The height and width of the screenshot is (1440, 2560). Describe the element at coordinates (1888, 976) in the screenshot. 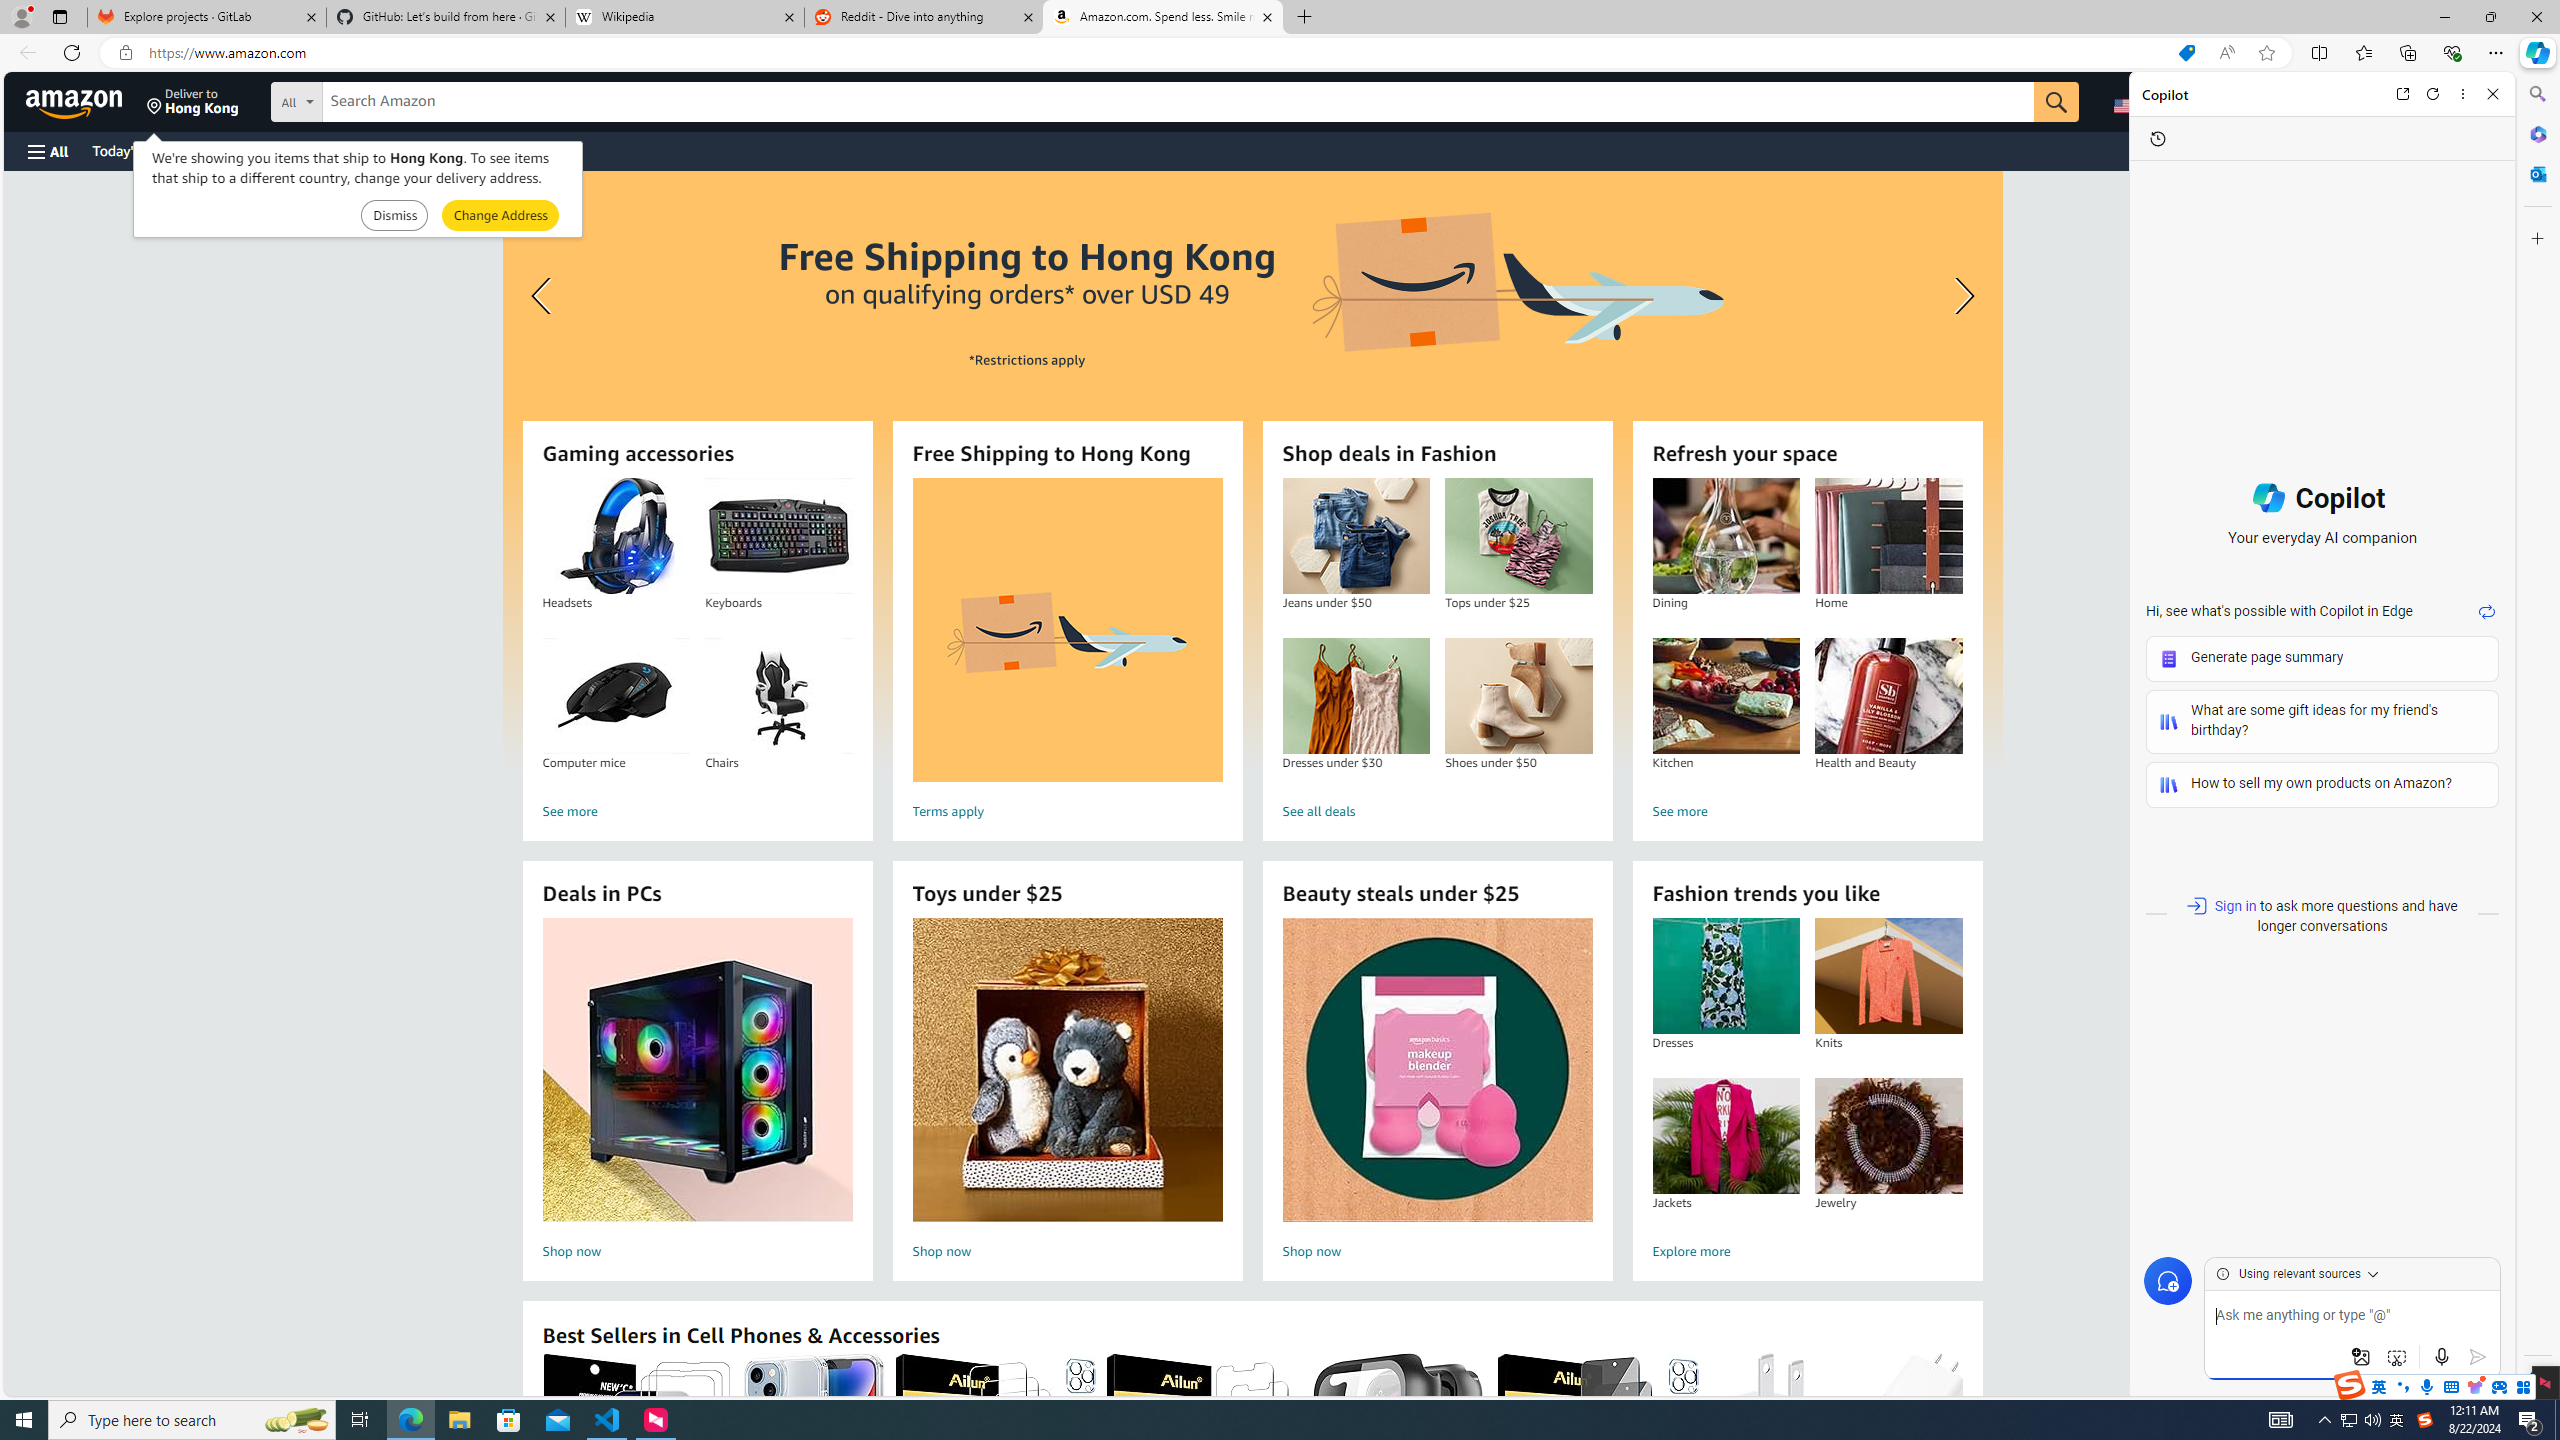

I see `'Knits'` at that location.